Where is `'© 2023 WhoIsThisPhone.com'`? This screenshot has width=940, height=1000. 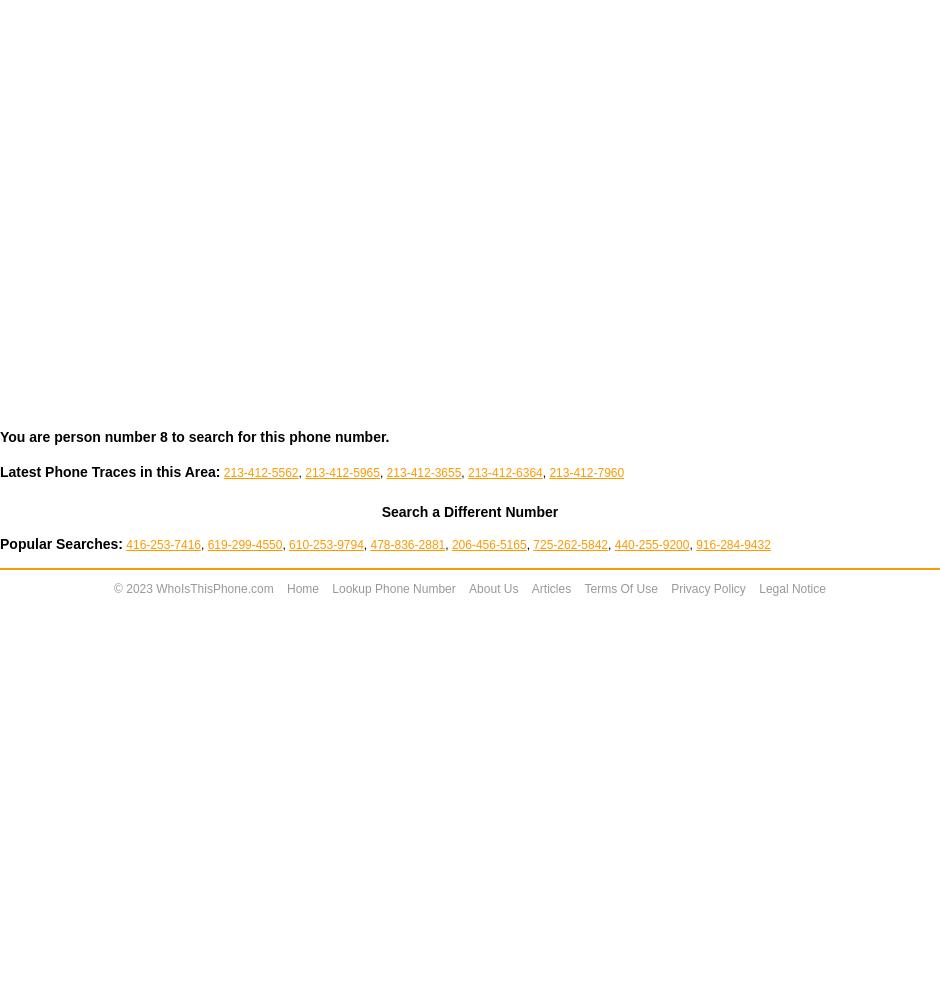
'© 2023 WhoIsThisPhone.com' is located at coordinates (193, 588).